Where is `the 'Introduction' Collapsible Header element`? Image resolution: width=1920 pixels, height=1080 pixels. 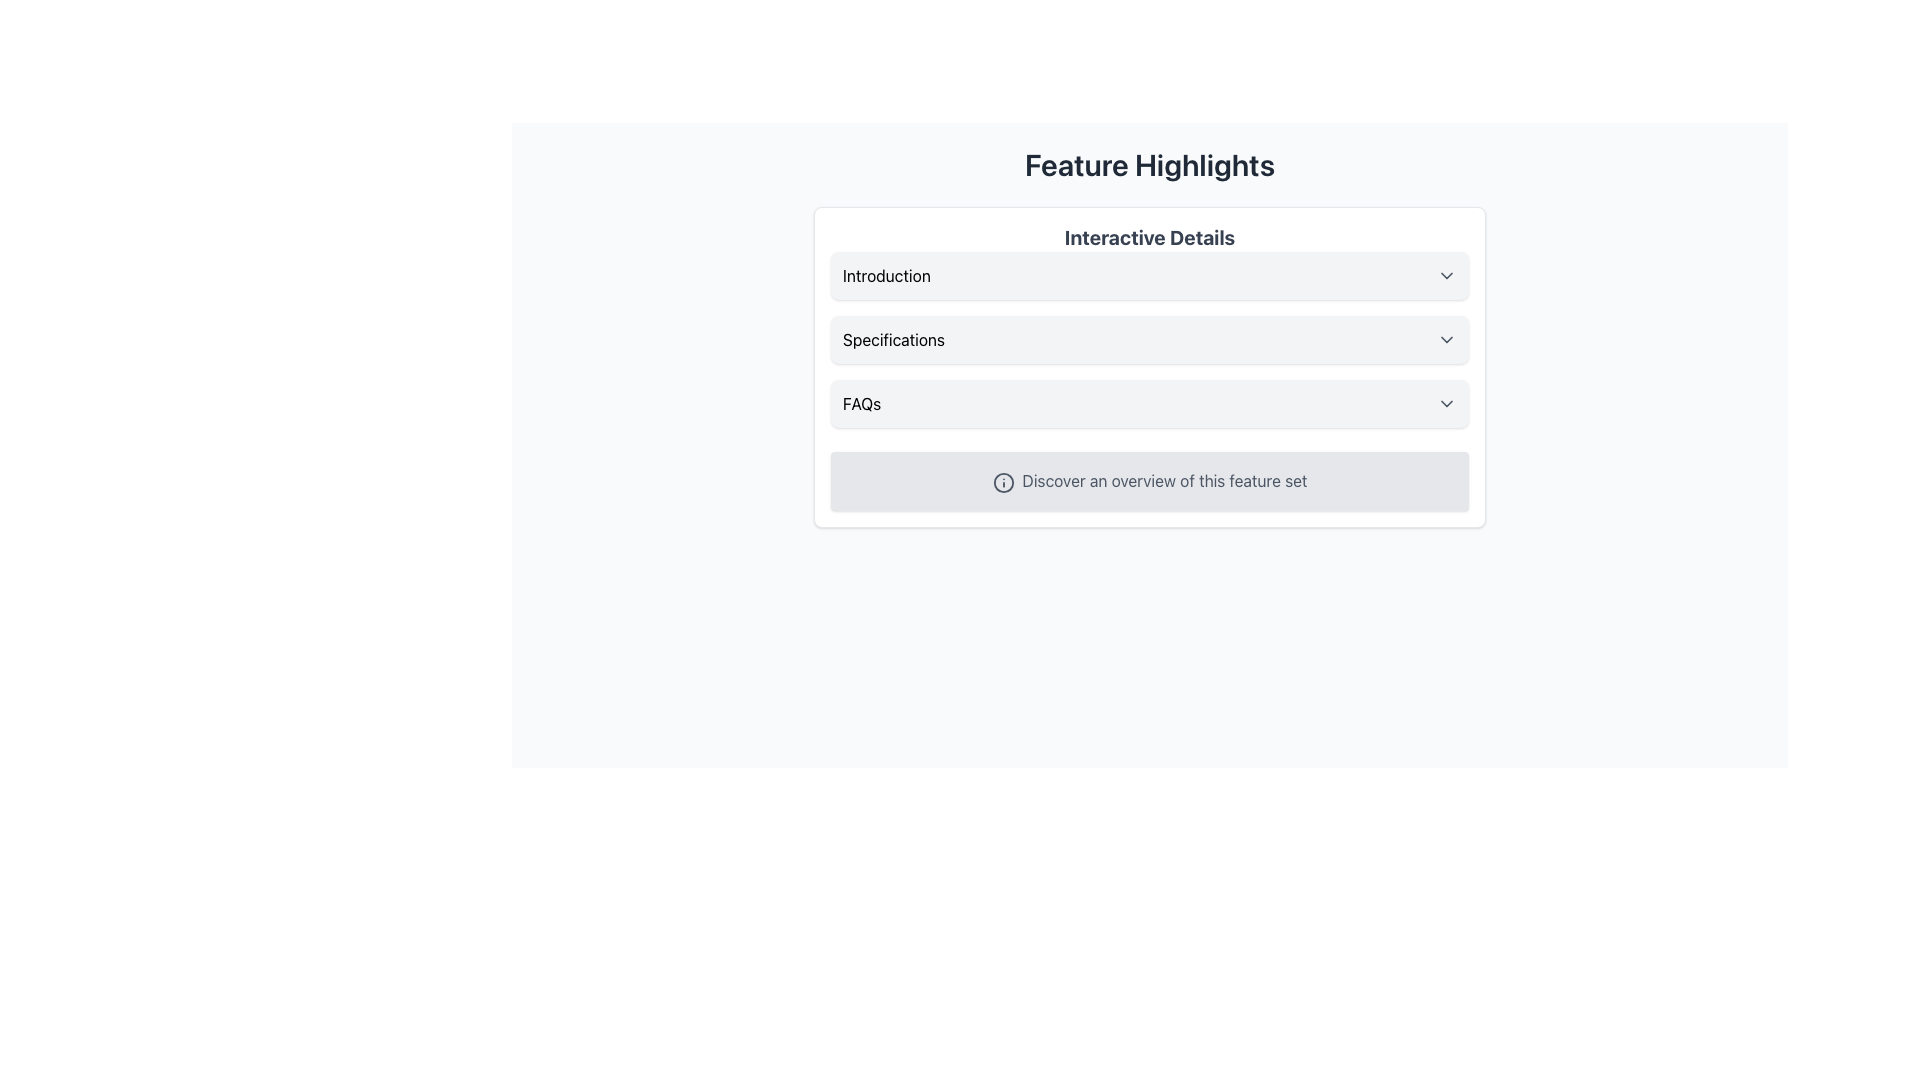 the 'Introduction' Collapsible Header element is located at coordinates (1150, 276).